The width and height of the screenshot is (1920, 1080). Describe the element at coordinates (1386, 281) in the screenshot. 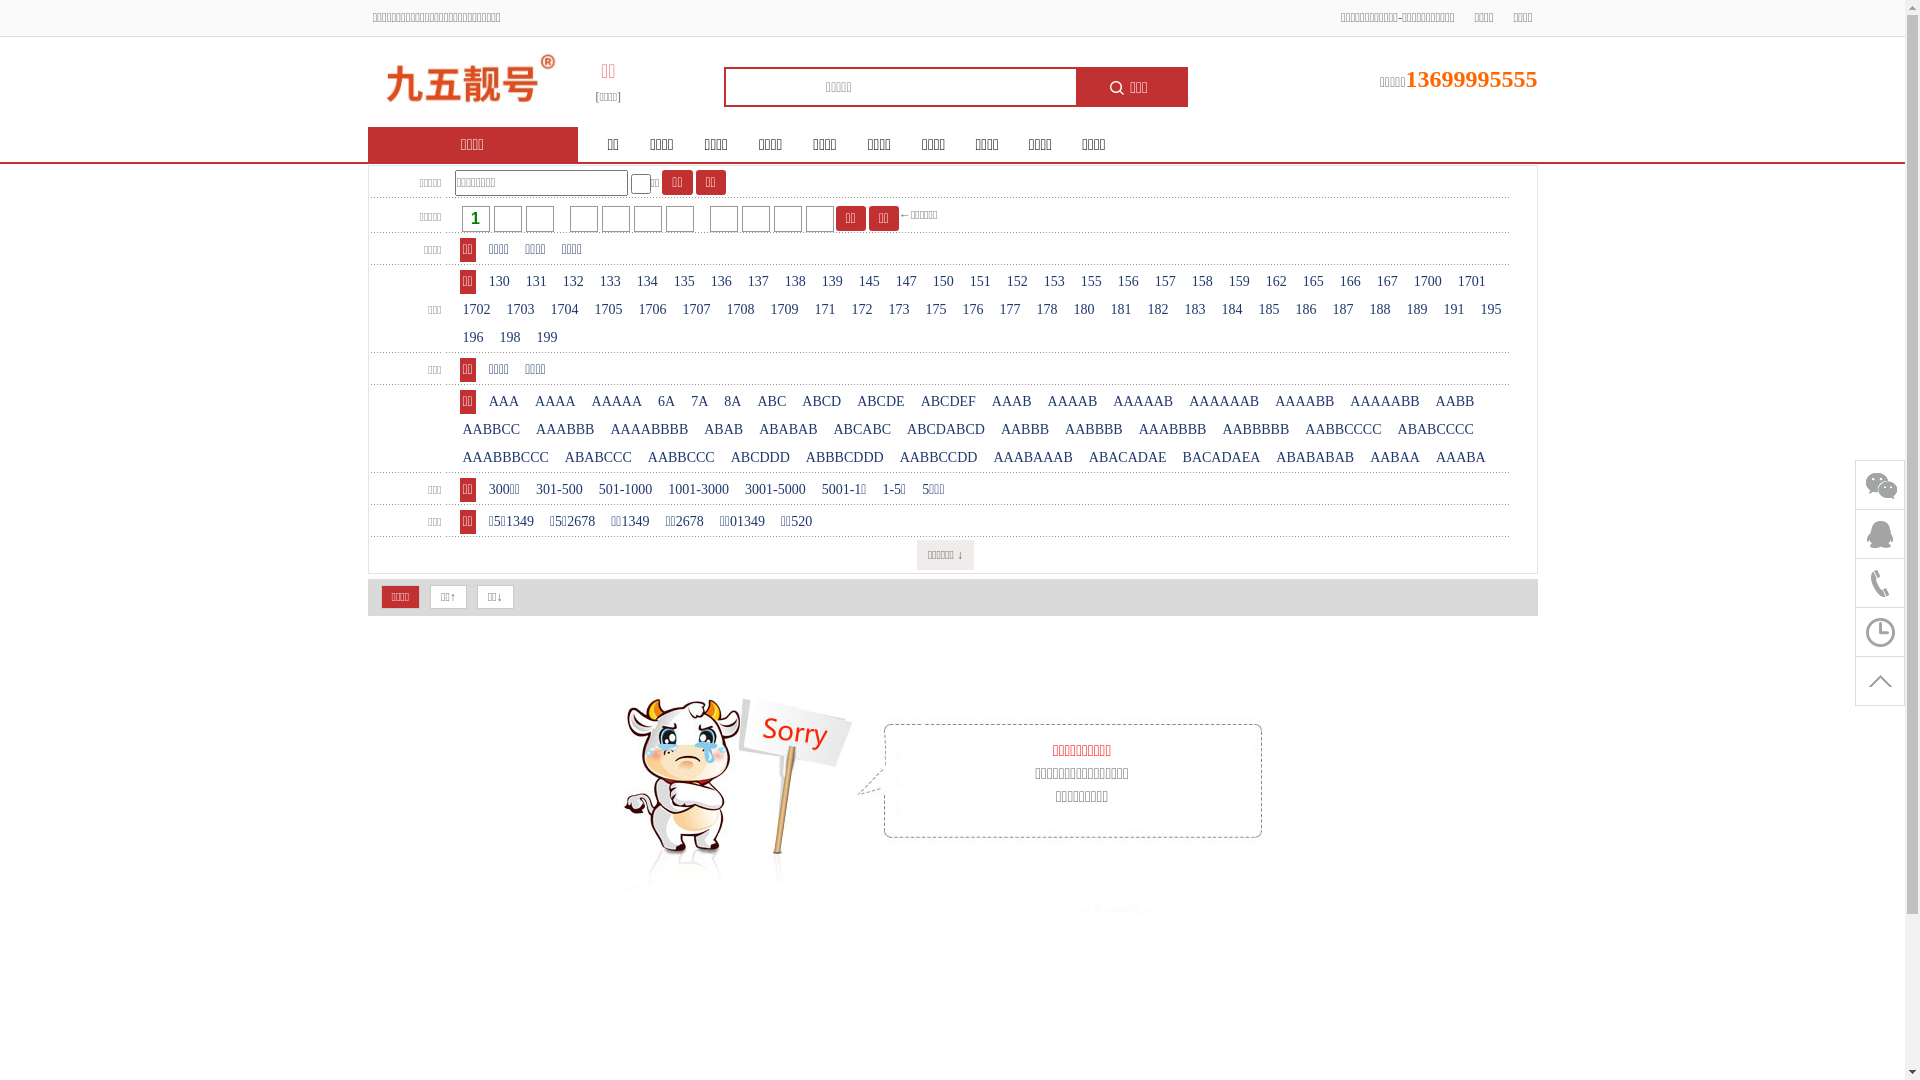

I see `'167'` at that location.